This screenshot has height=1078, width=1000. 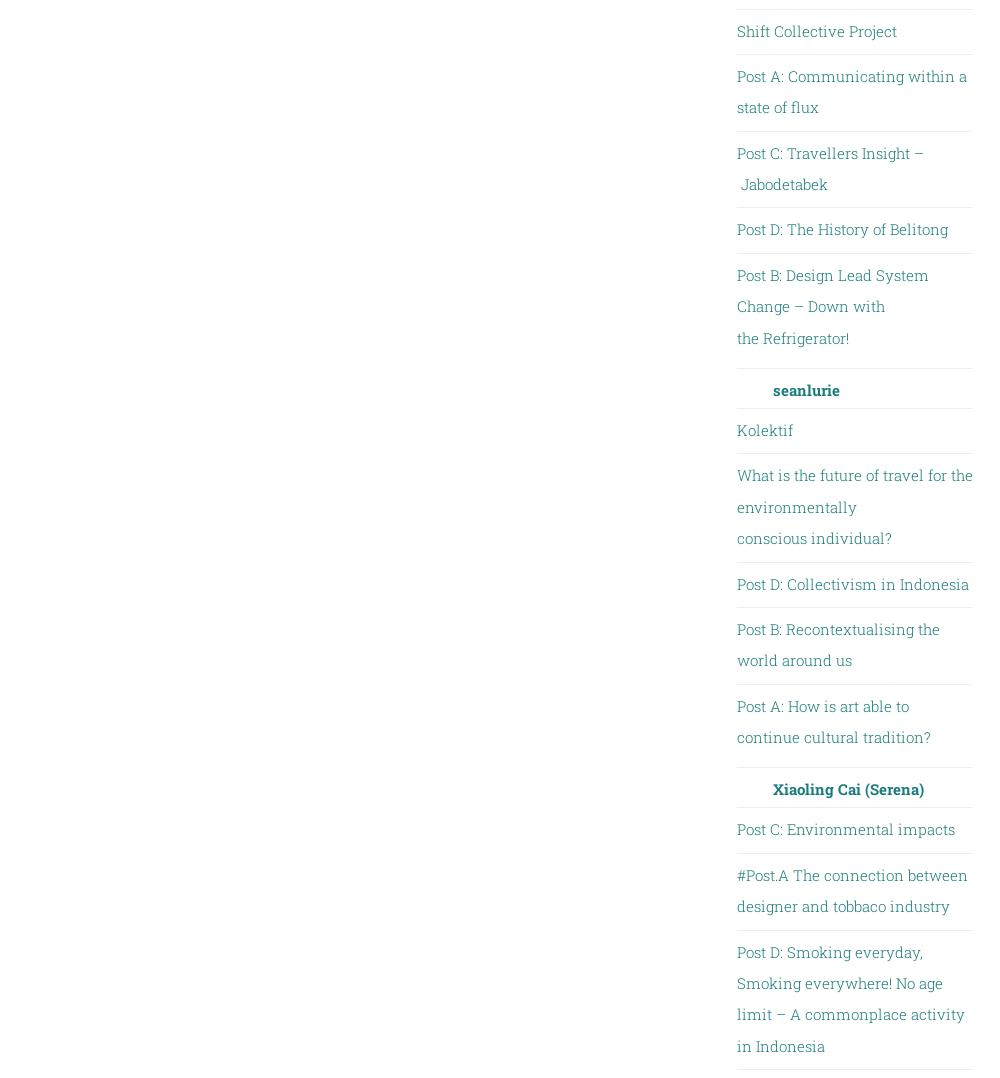 What do you see at coordinates (846, 787) in the screenshot?
I see `'Xiaoling Cai (Serena)'` at bounding box center [846, 787].